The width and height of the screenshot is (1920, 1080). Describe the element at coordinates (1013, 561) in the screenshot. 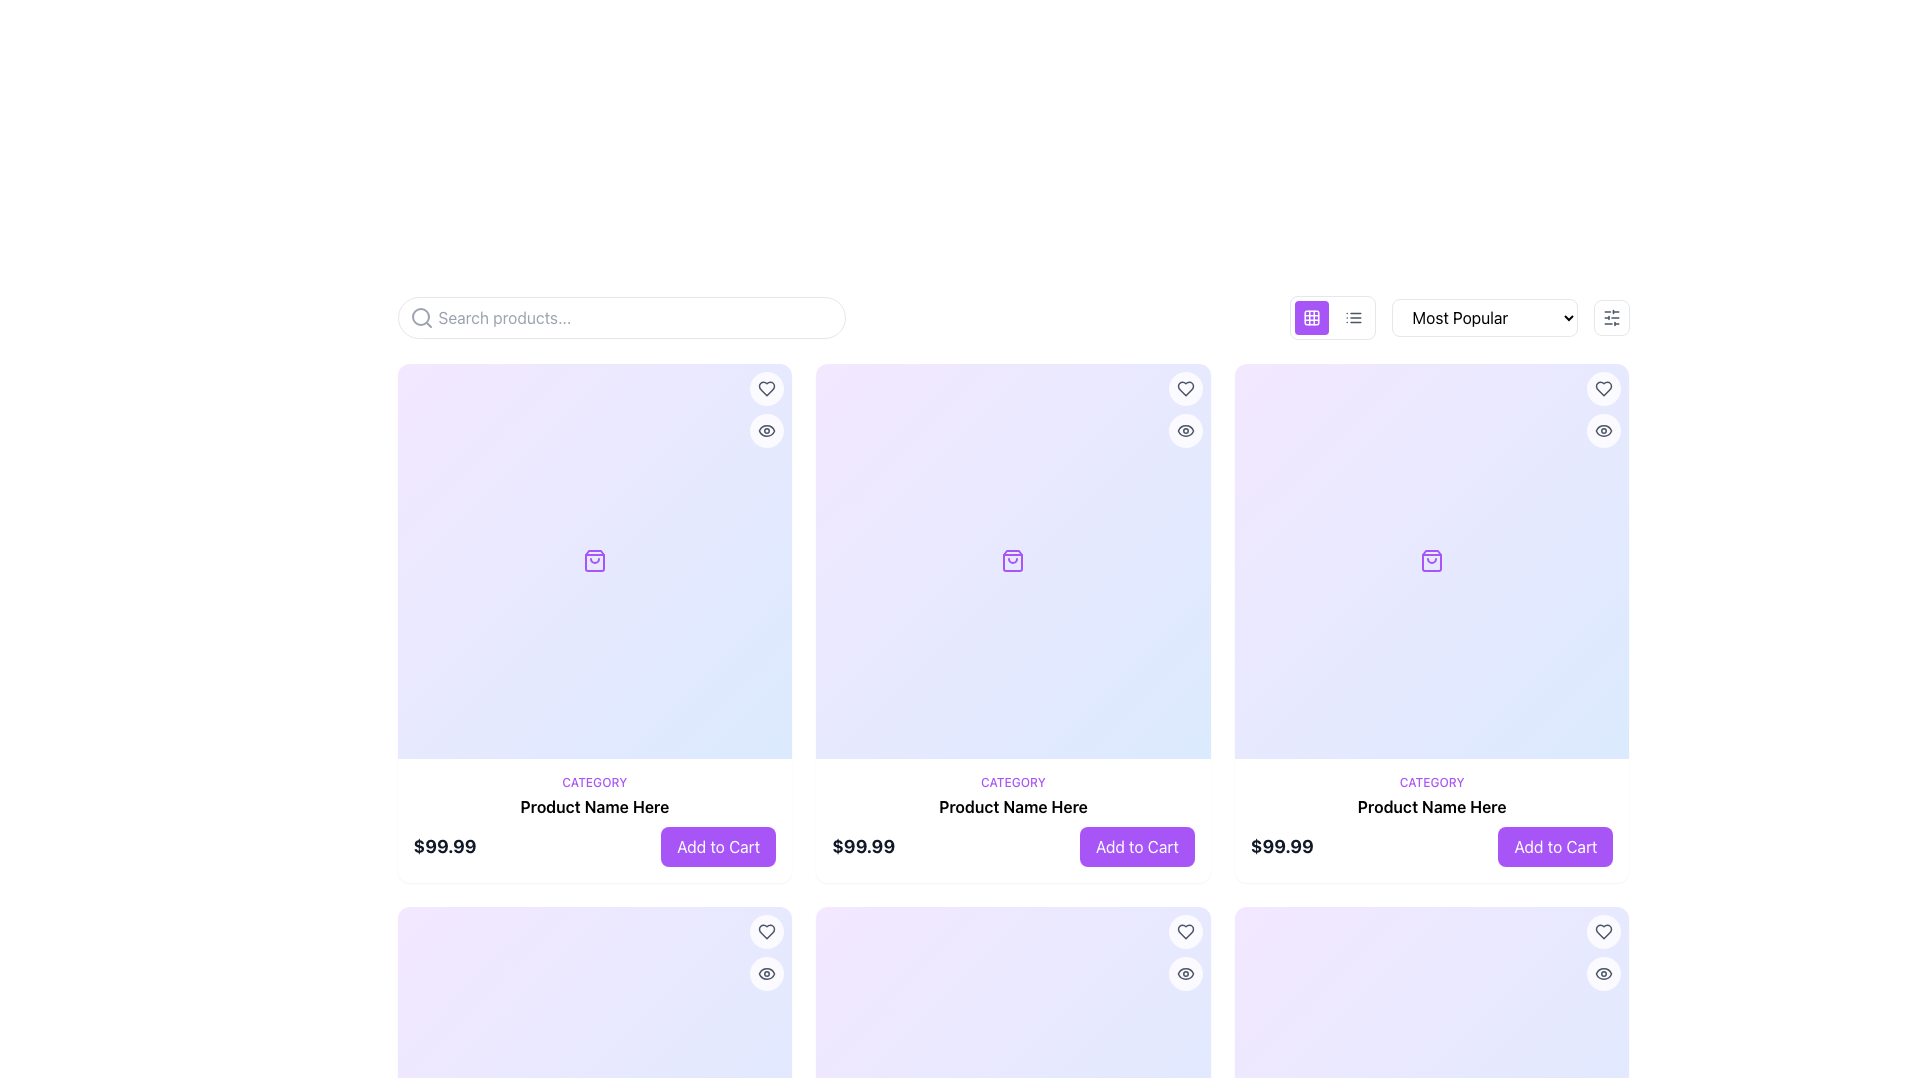

I see `the purple shopping bag icon located at the center of the second card from the left in the first row of a grid layout` at that location.